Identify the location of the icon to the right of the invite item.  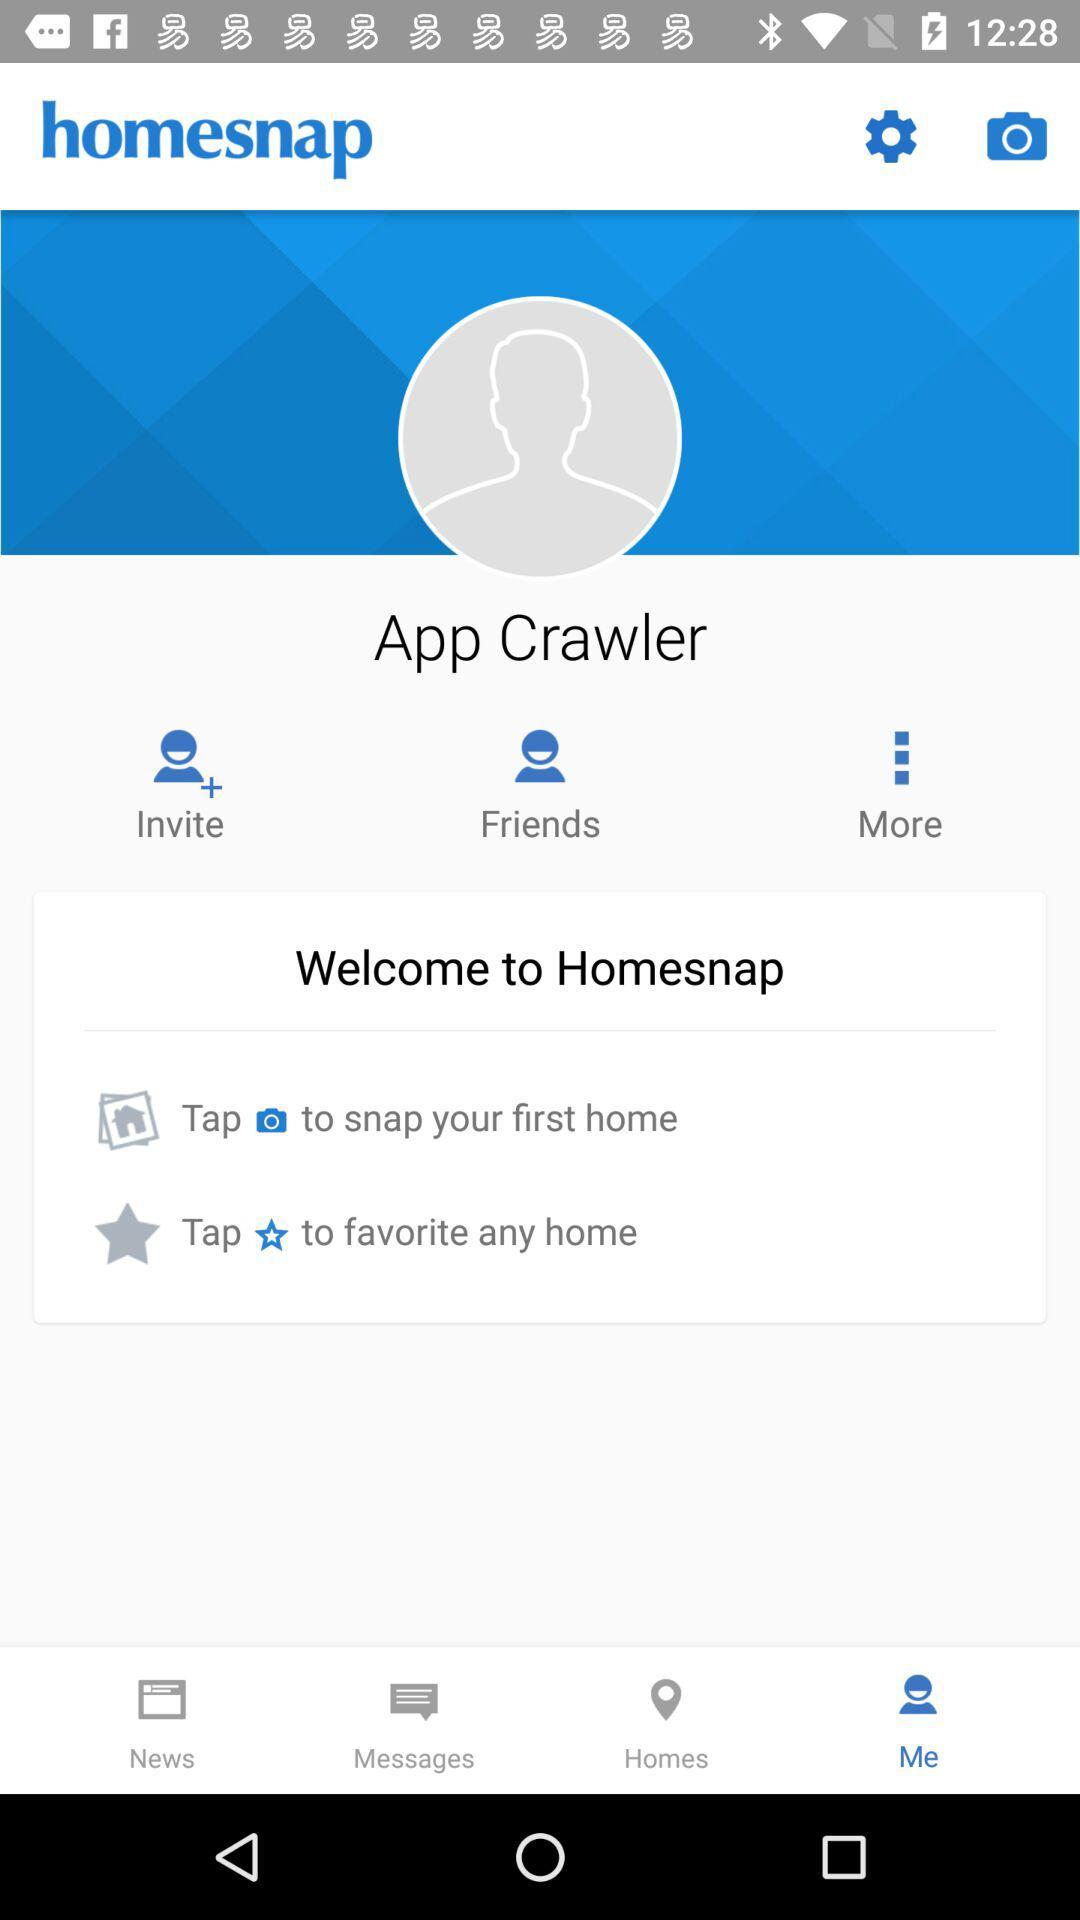
(540, 779).